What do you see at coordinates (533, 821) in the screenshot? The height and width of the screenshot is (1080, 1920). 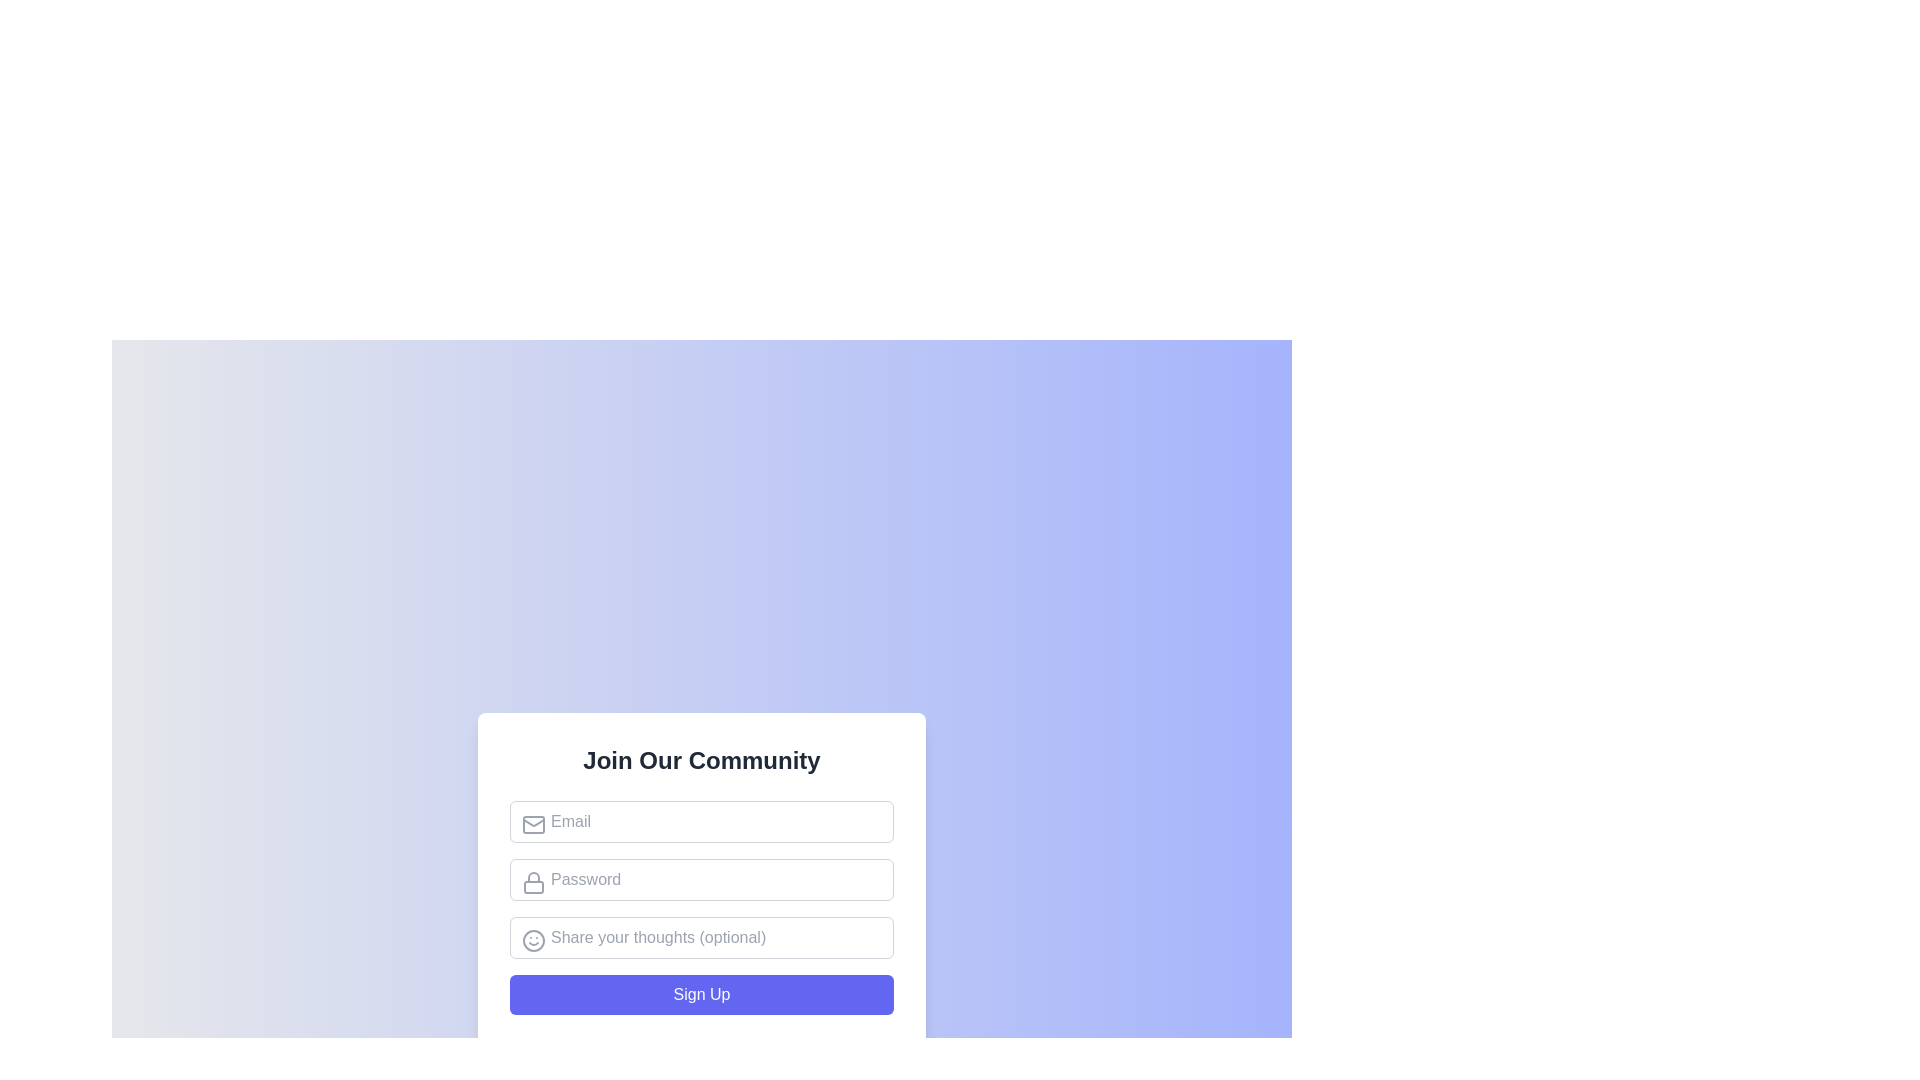 I see `the decorative email icon located inside the email input field towards the left side, indicating the purpose of the field` at bounding box center [533, 821].